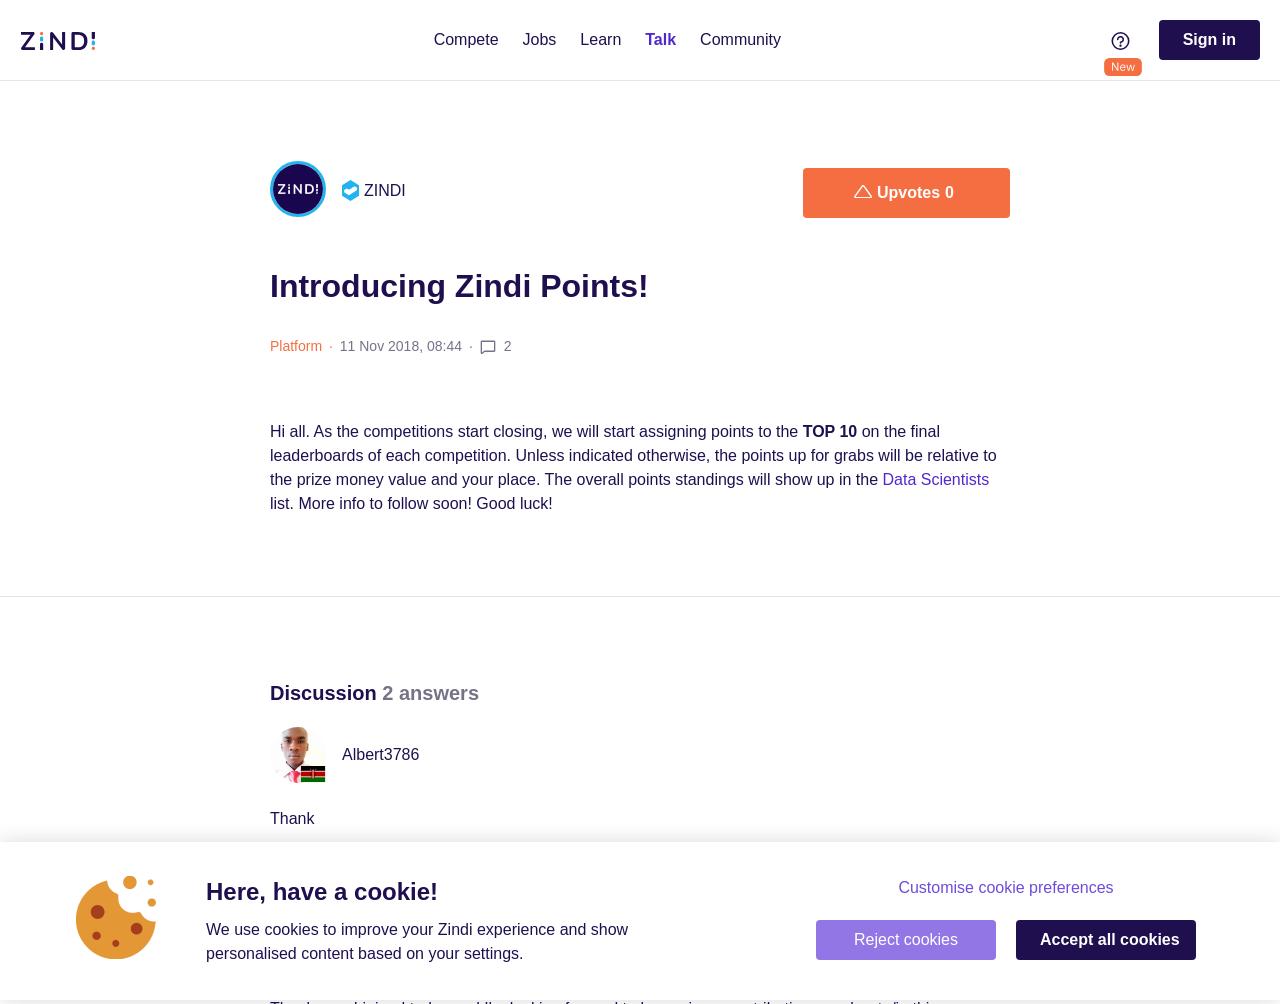 The height and width of the screenshot is (1004, 1280). What do you see at coordinates (410, 503) in the screenshot?
I see `'list. More info to follow soon! Good luck!'` at bounding box center [410, 503].